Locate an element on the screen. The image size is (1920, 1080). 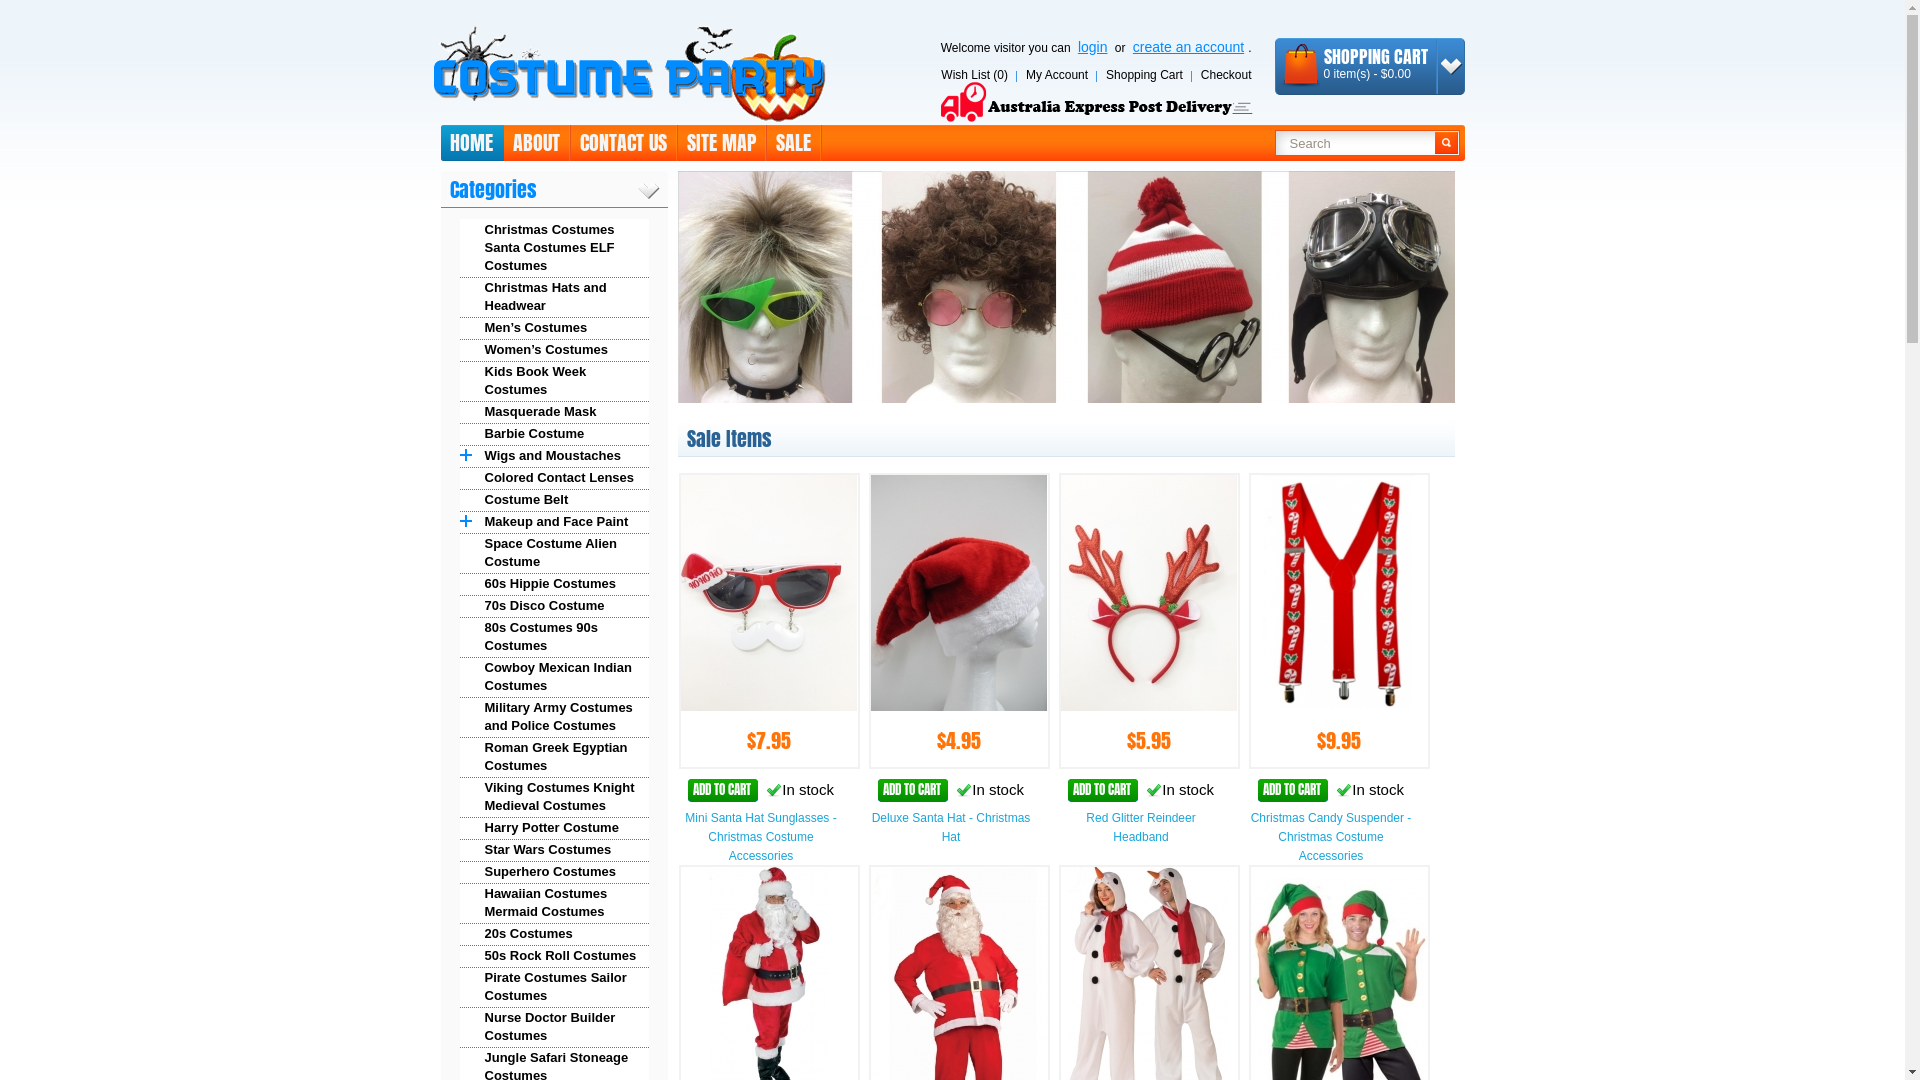
'Cowboy Mexican Indian Costumes' is located at coordinates (459, 676).